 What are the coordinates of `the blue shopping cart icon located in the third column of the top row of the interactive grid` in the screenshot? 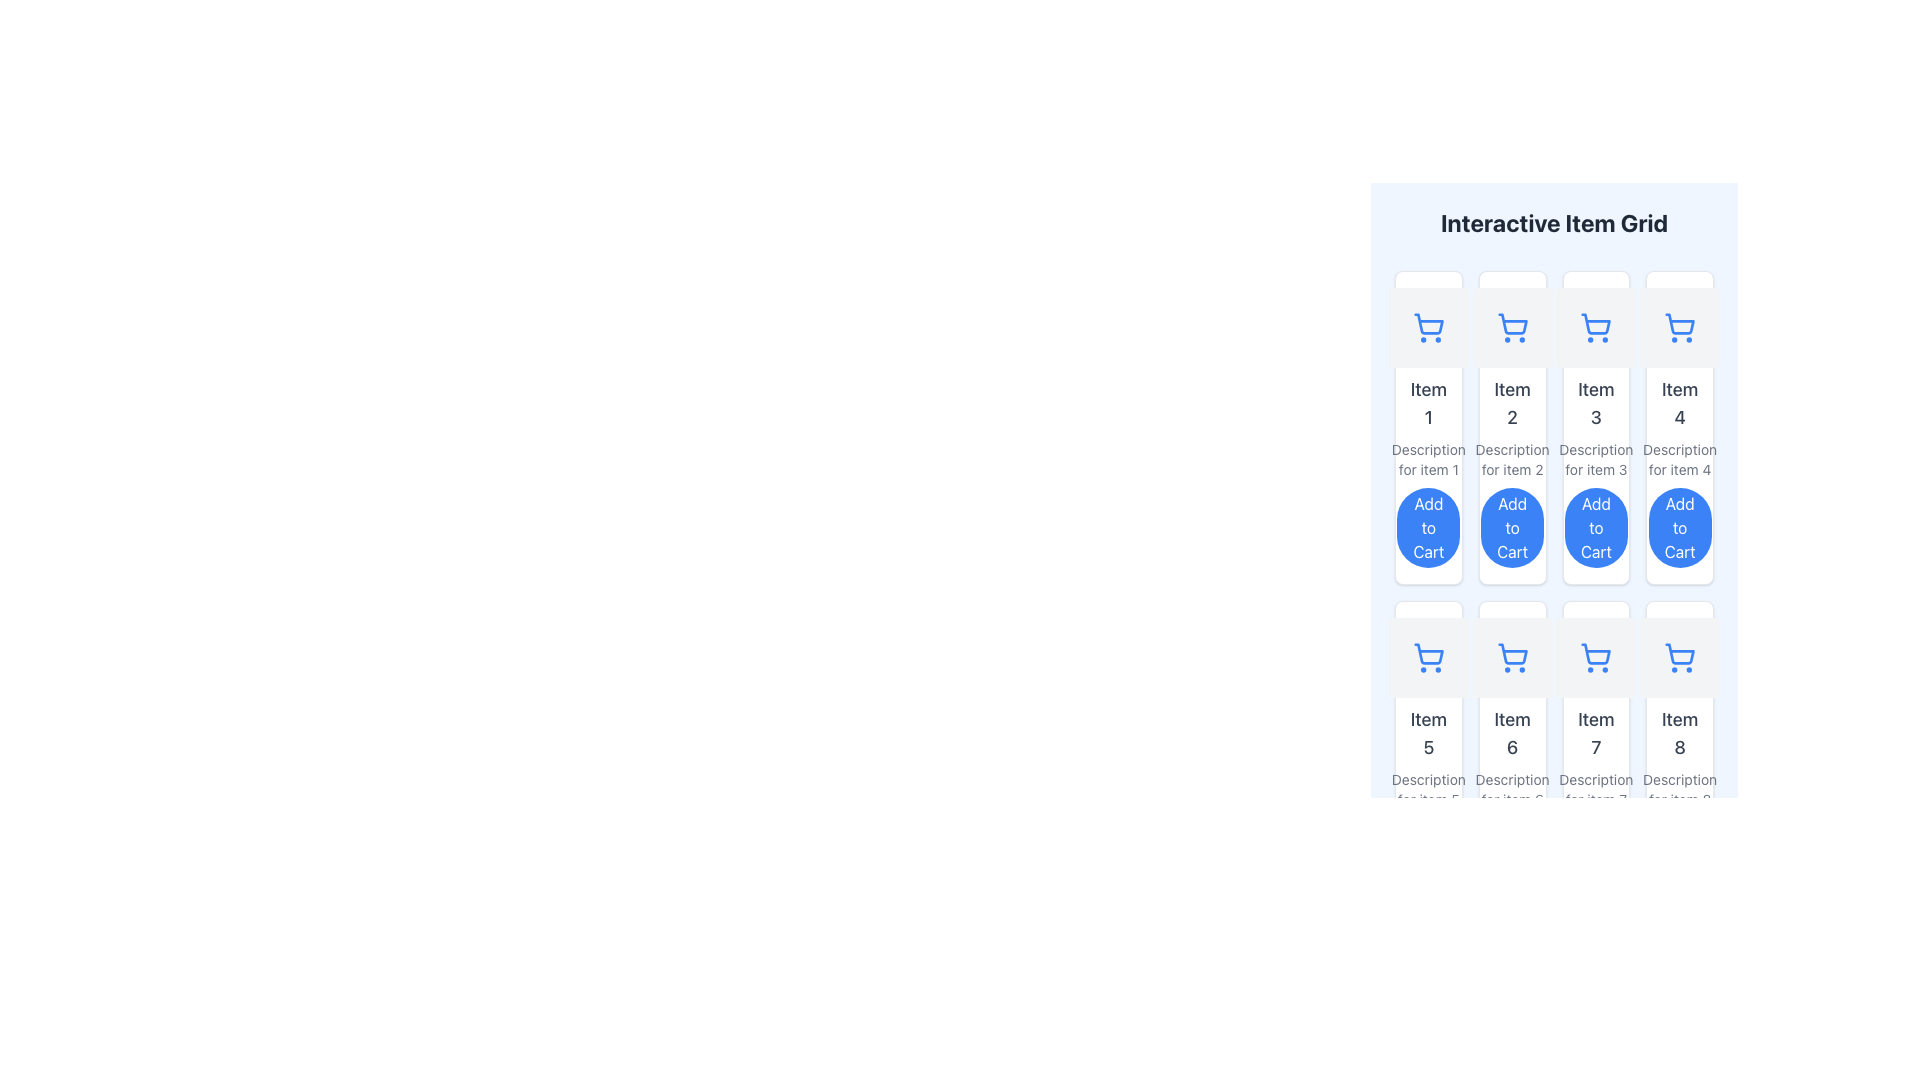 It's located at (1595, 326).